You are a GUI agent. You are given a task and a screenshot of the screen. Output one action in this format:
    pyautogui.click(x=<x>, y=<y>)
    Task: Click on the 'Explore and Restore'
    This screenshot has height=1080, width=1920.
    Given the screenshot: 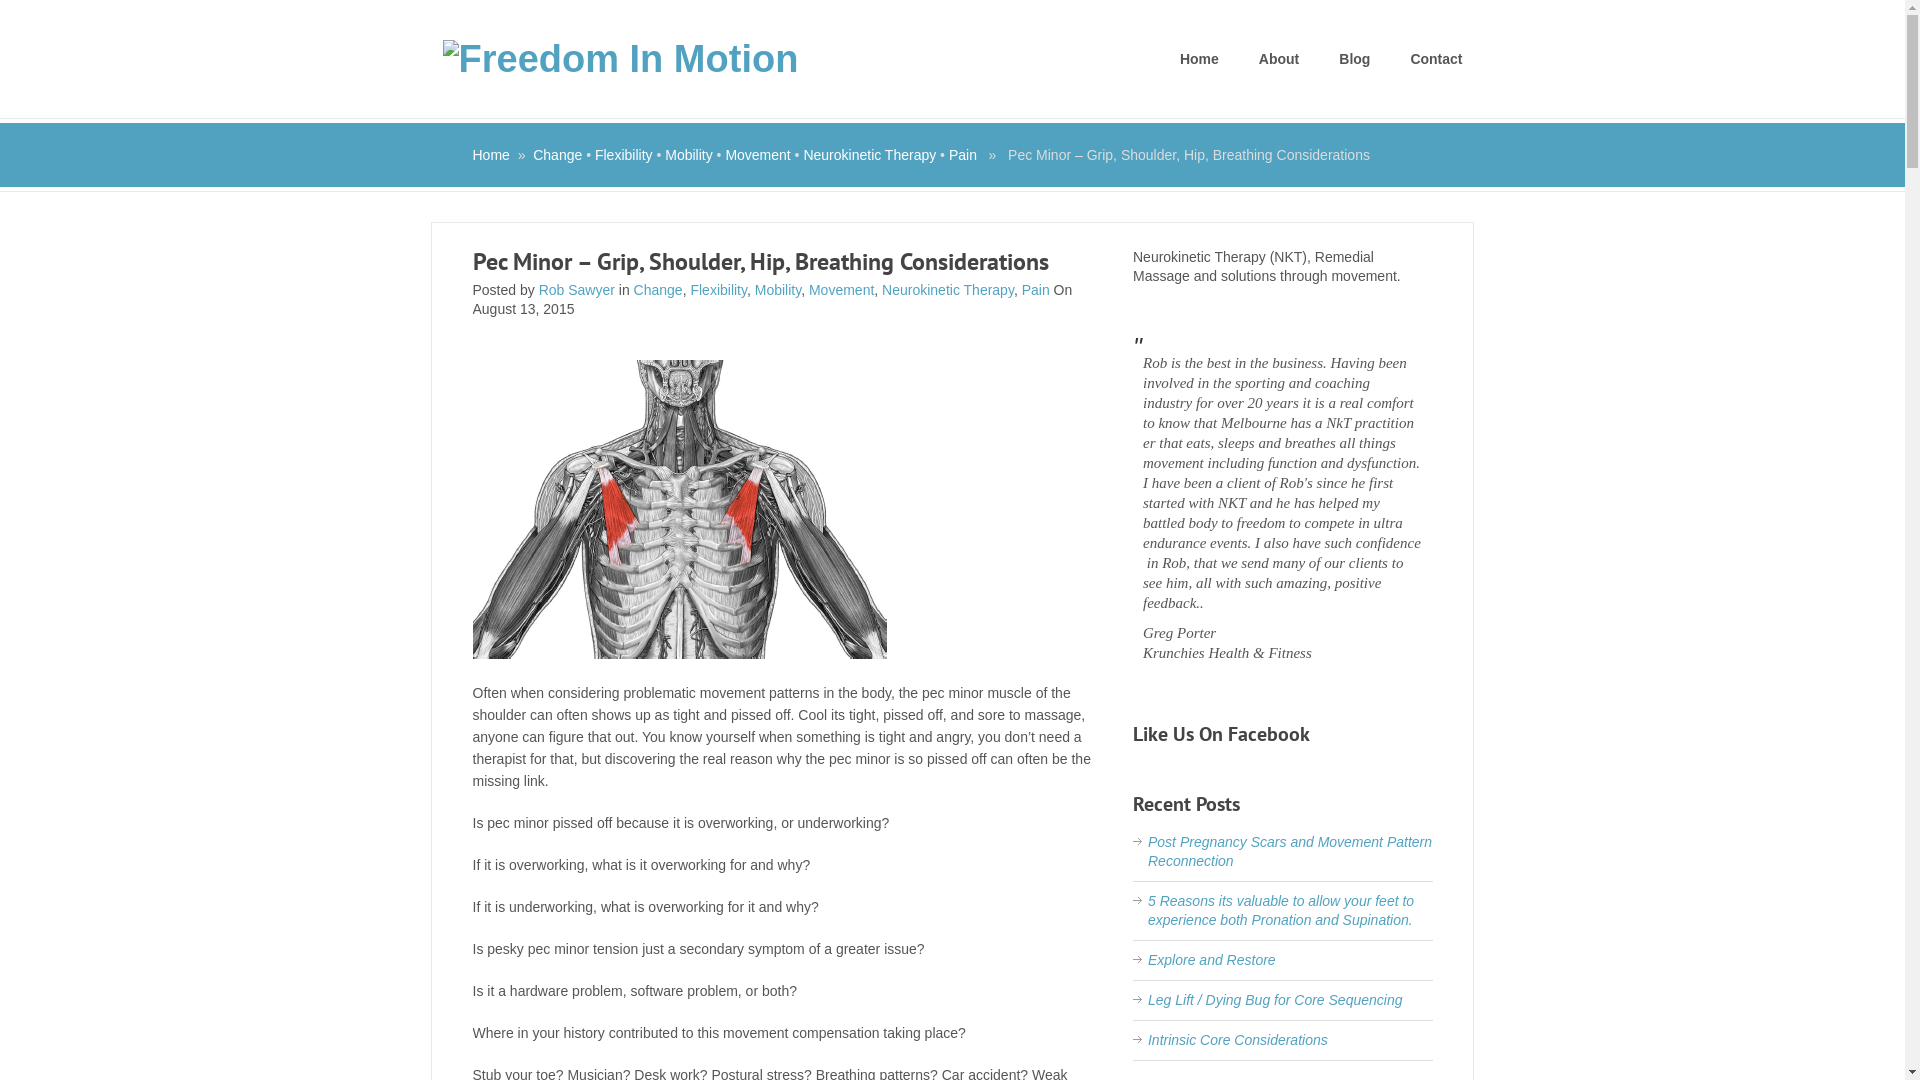 What is the action you would take?
    pyautogui.click(x=1210, y=959)
    